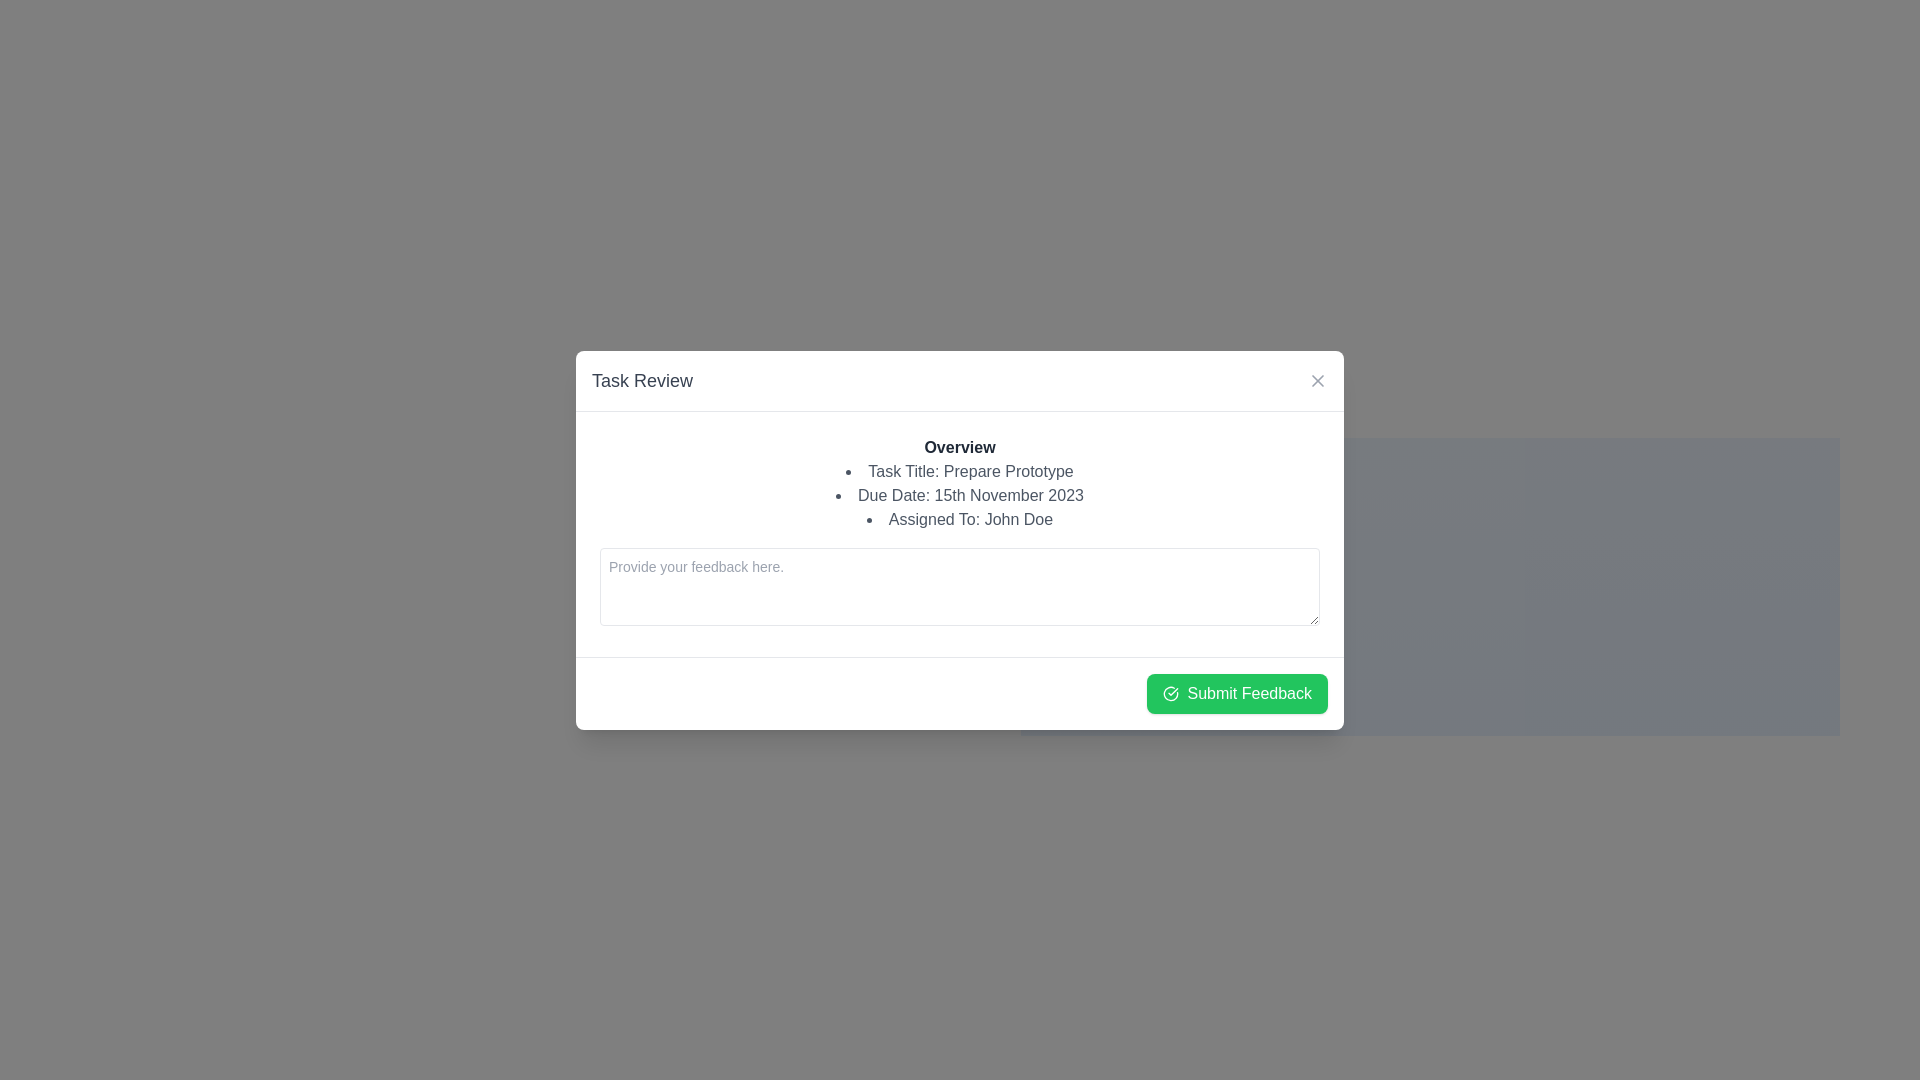 The image size is (1920, 1080). Describe the element at coordinates (960, 446) in the screenshot. I see `the static text label element displaying 'Overview' in bold, dark gray font, located at the top of the modal interface` at that location.